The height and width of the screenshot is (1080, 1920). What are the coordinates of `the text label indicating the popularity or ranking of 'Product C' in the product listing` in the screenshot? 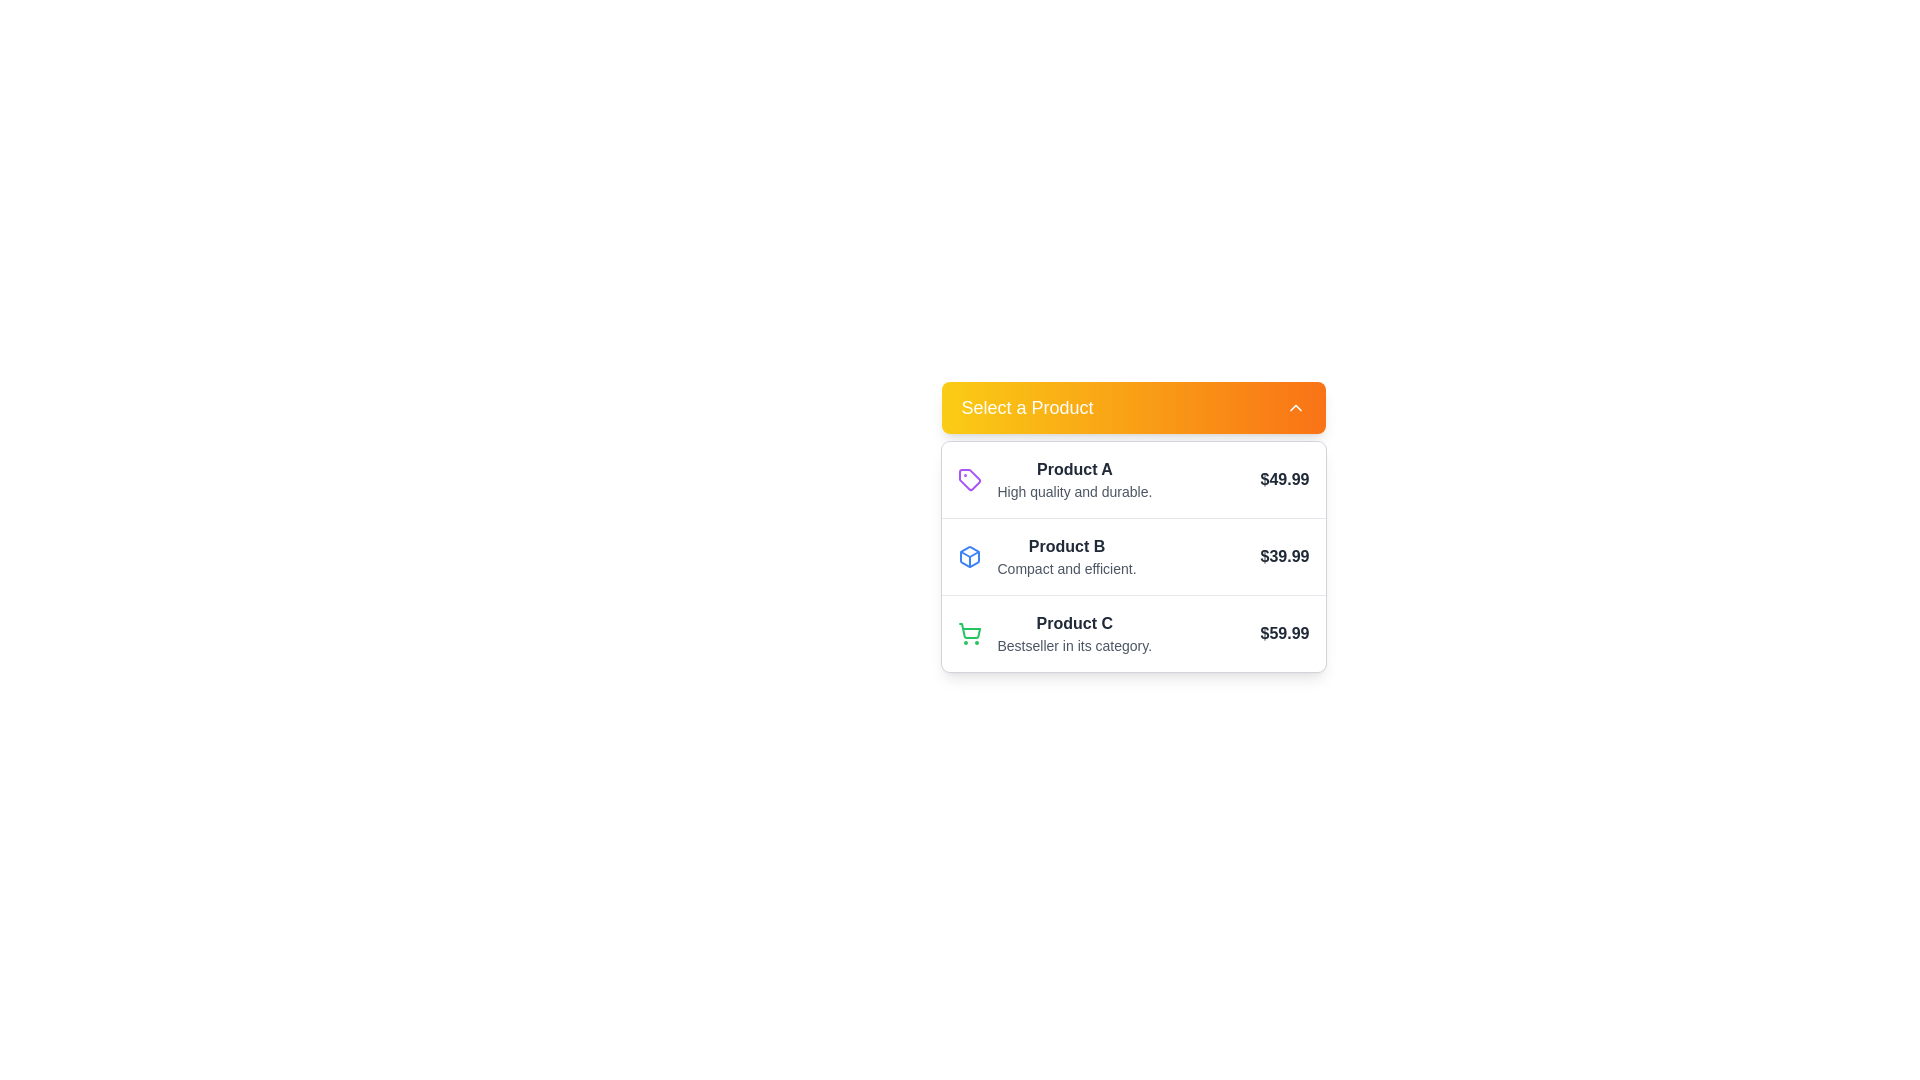 It's located at (1073, 645).